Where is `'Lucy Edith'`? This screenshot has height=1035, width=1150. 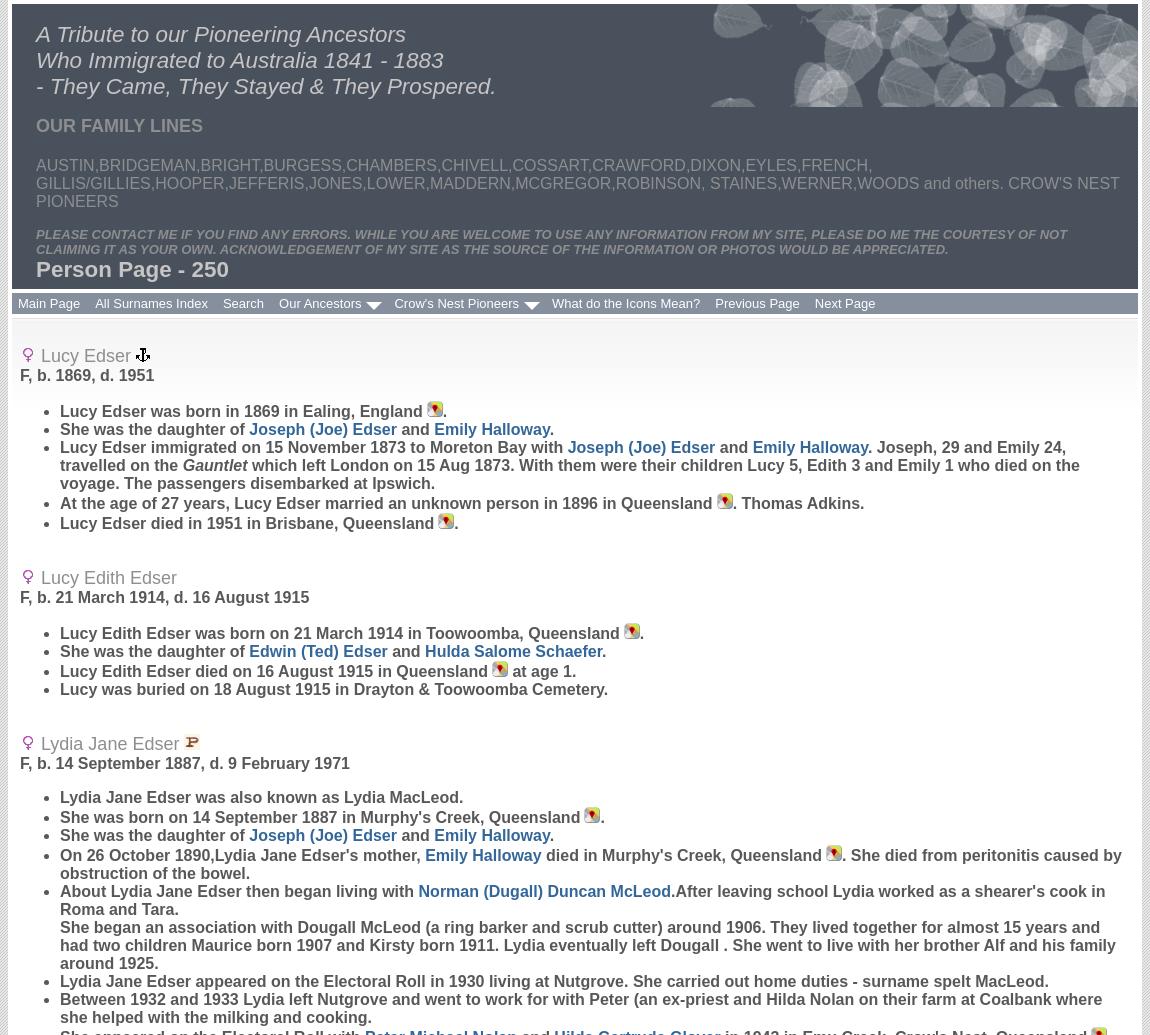 'Lucy Edith' is located at coordinates (102, 632).